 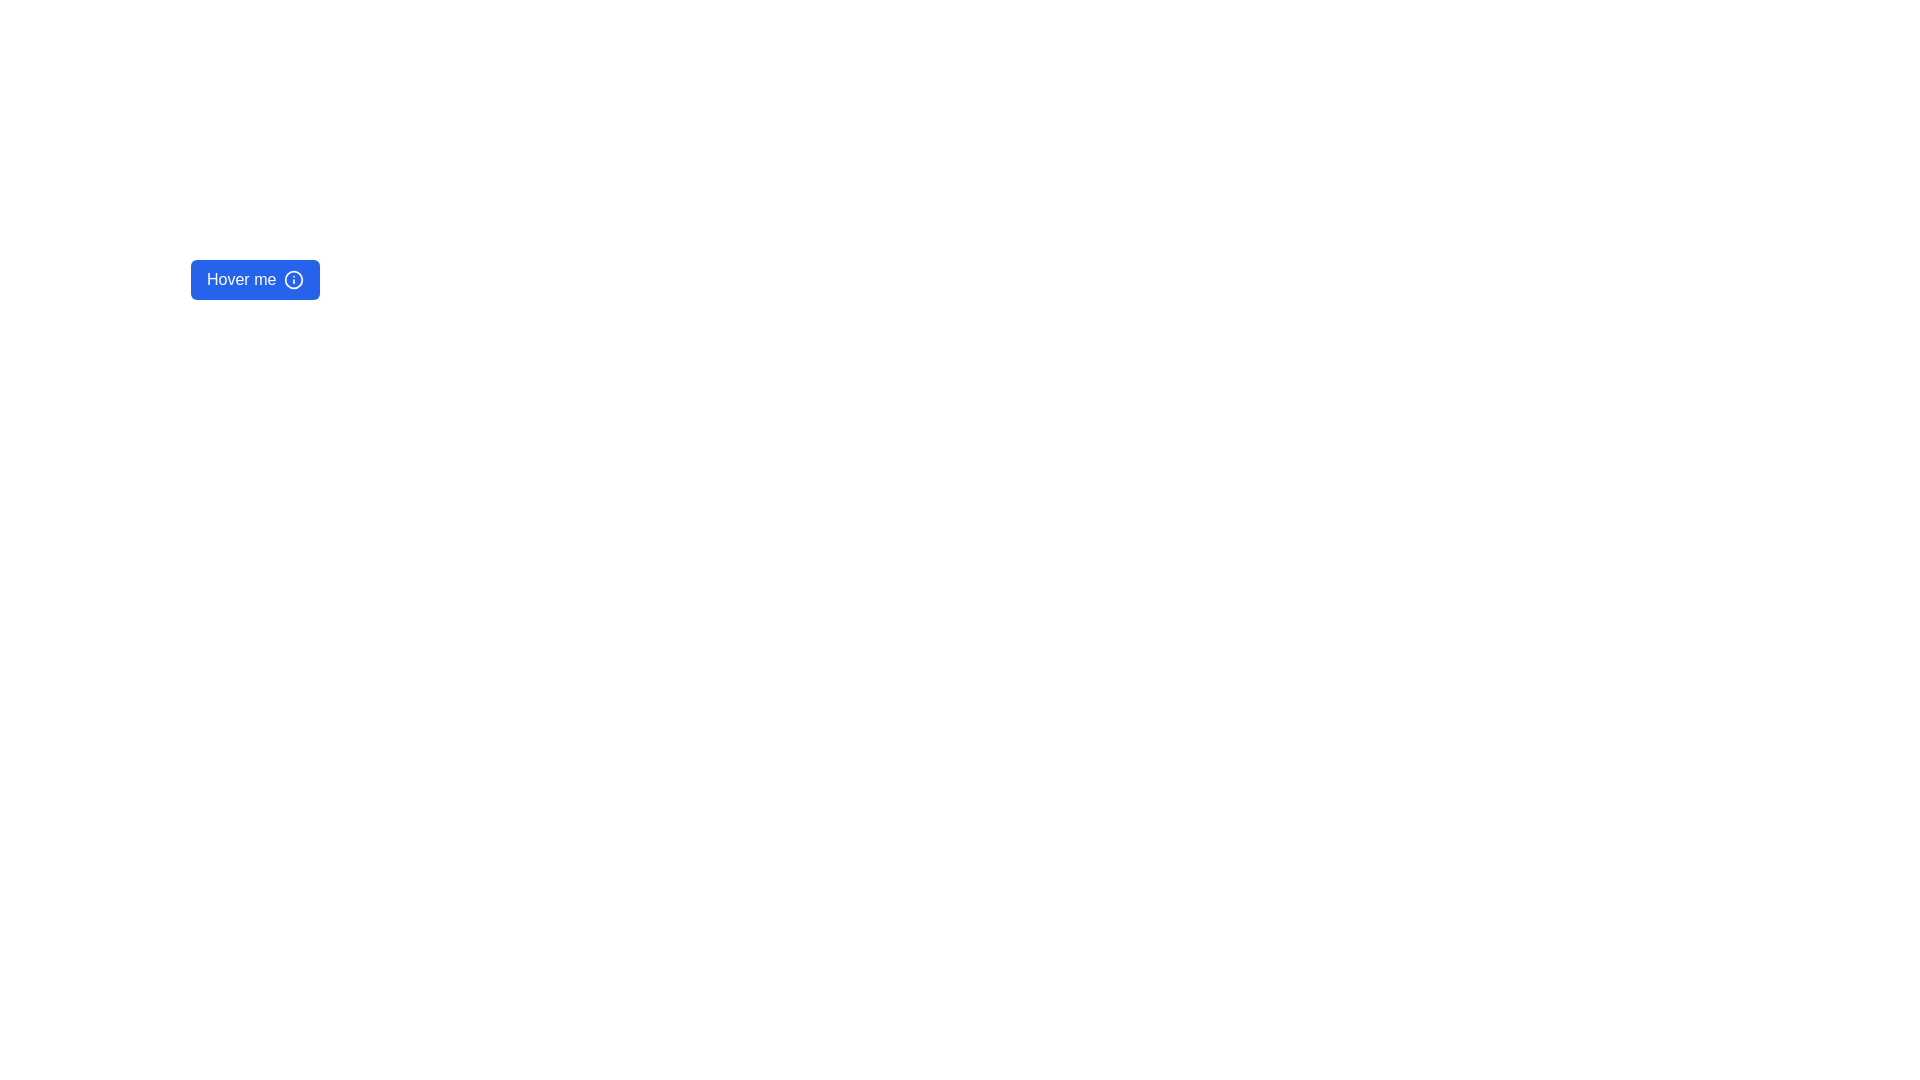 I want to click on the 'Hover me' interactive button with an icon, which is a rectangular button with a blue background and white text, to trigger a hover effect, so click(x=254, y=280).